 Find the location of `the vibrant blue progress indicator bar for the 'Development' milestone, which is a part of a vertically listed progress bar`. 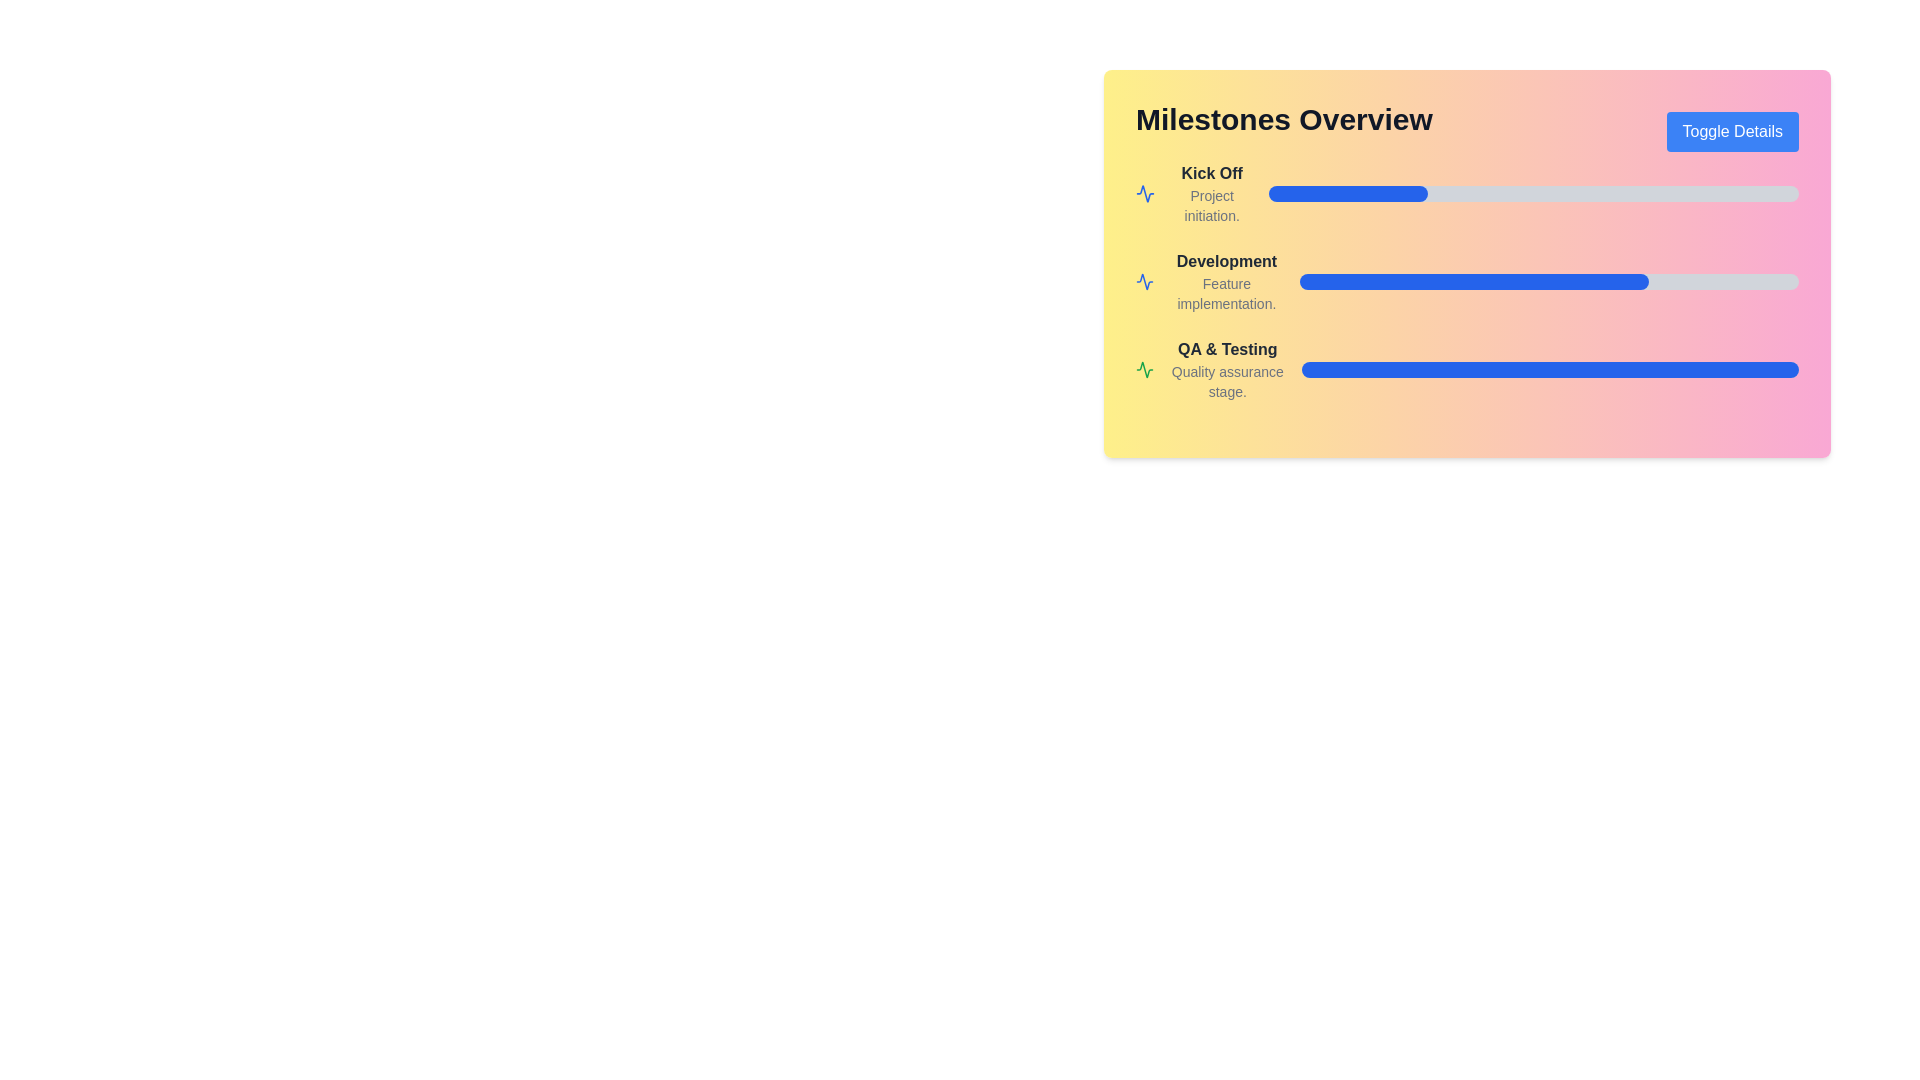

the vibrant blue progress indicator bar for the 'Development' milestone, which is a part of a vertically listed progress bar is located at coordinates (1474, 281).